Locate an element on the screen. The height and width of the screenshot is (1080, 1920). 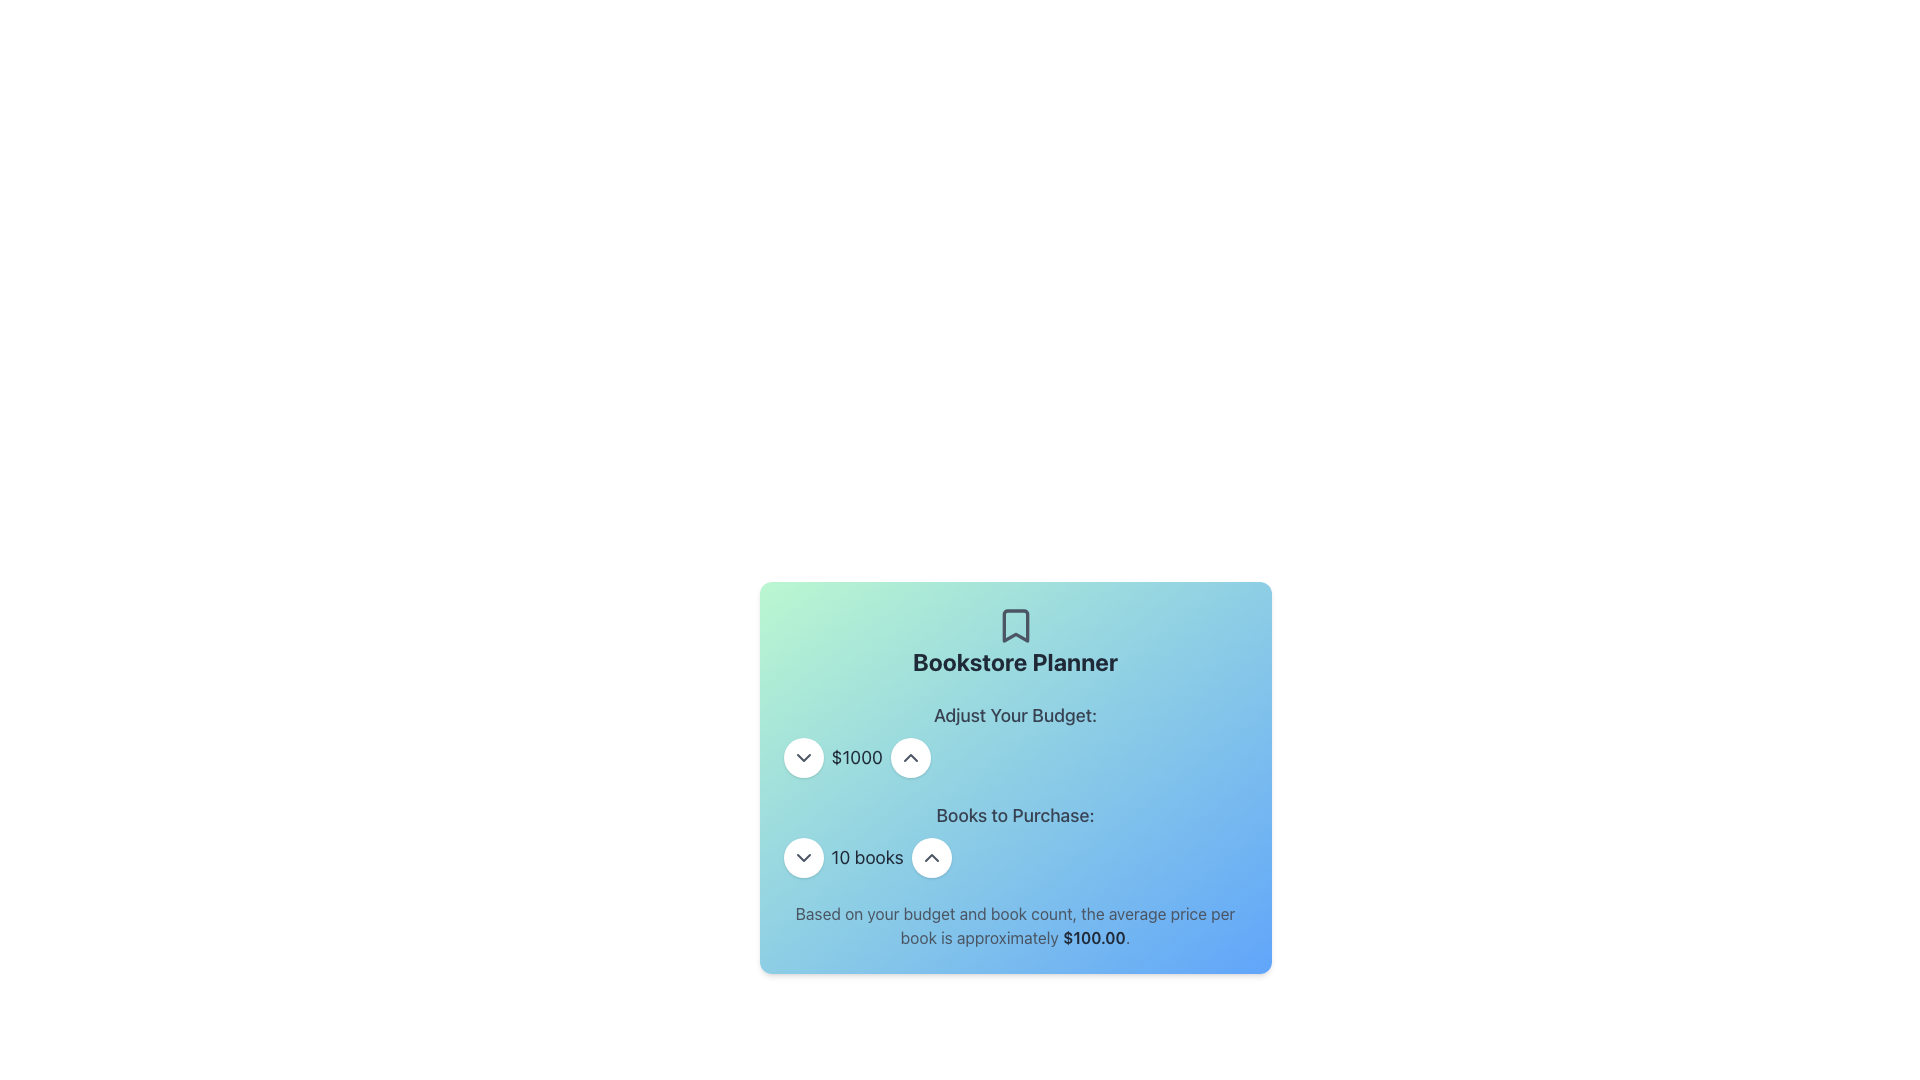
value displayed in the Text Display element that shows '$1000' in bold black font against a light blue background, situated between interactive arrow buttons is located at coordinates (857, 758).